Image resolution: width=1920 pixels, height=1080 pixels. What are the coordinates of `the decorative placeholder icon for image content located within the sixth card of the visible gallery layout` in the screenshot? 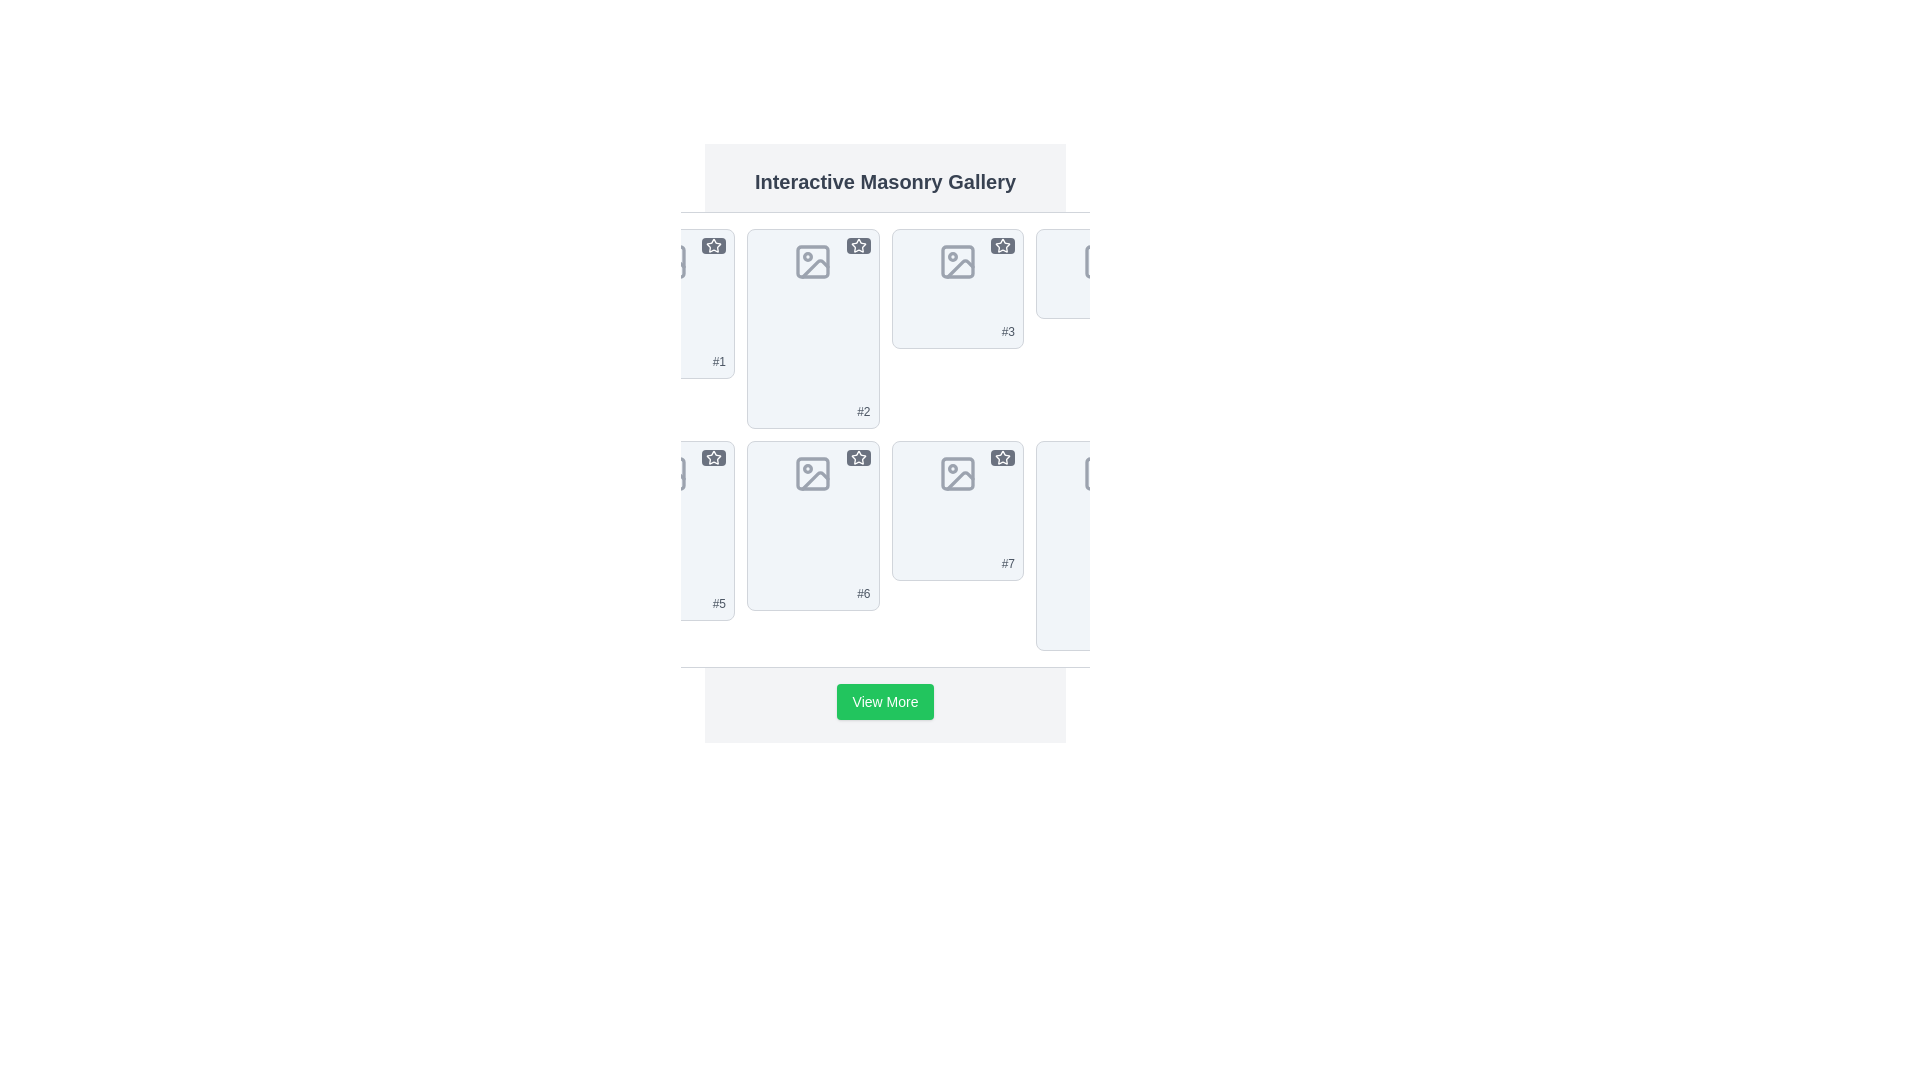 It's located at (815, 480).